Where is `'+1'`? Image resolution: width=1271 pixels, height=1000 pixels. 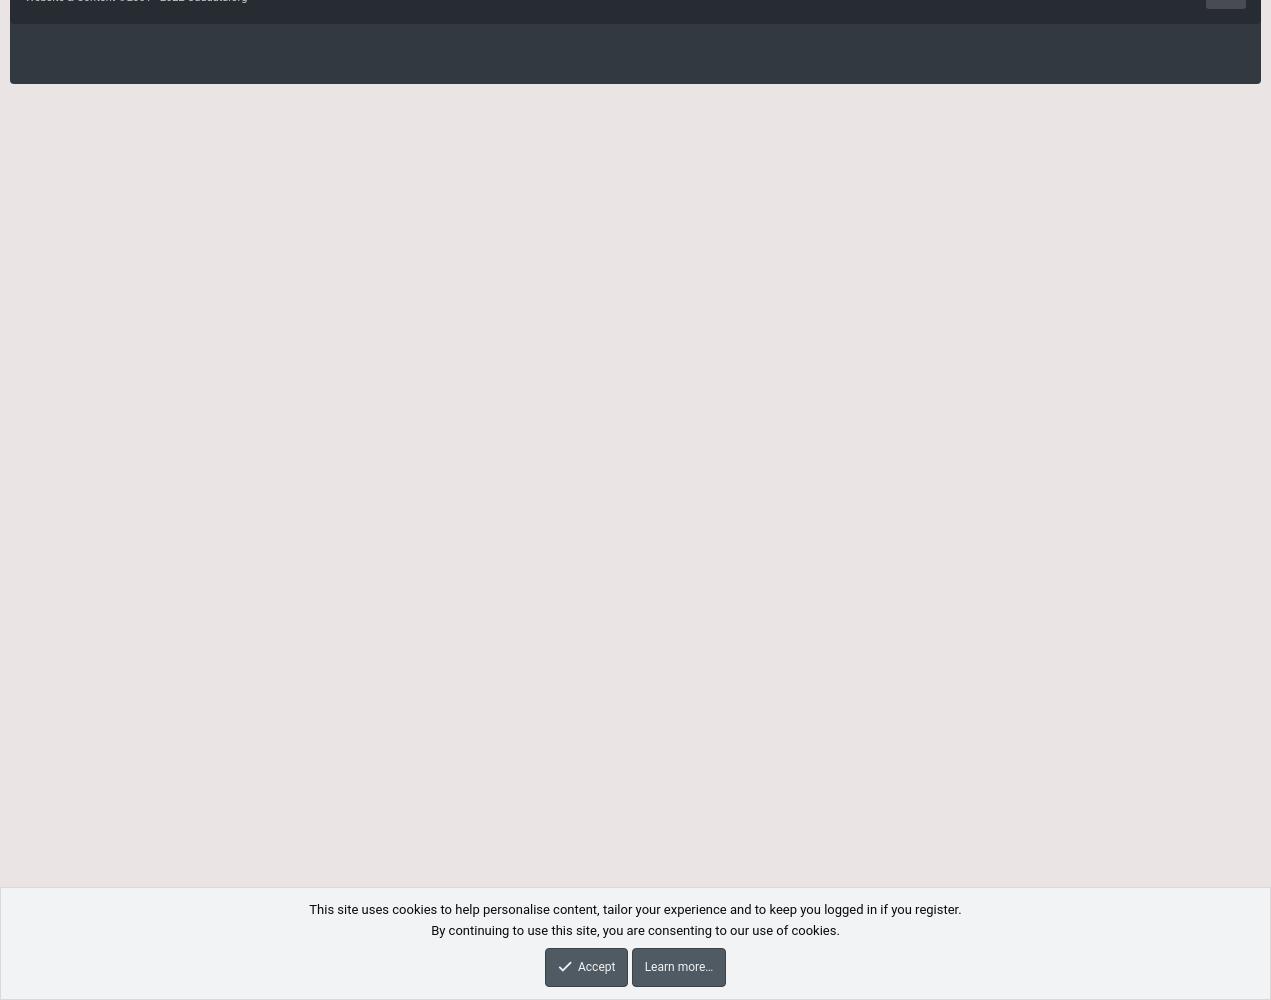 '+1' is located at coordinates (205, 973).